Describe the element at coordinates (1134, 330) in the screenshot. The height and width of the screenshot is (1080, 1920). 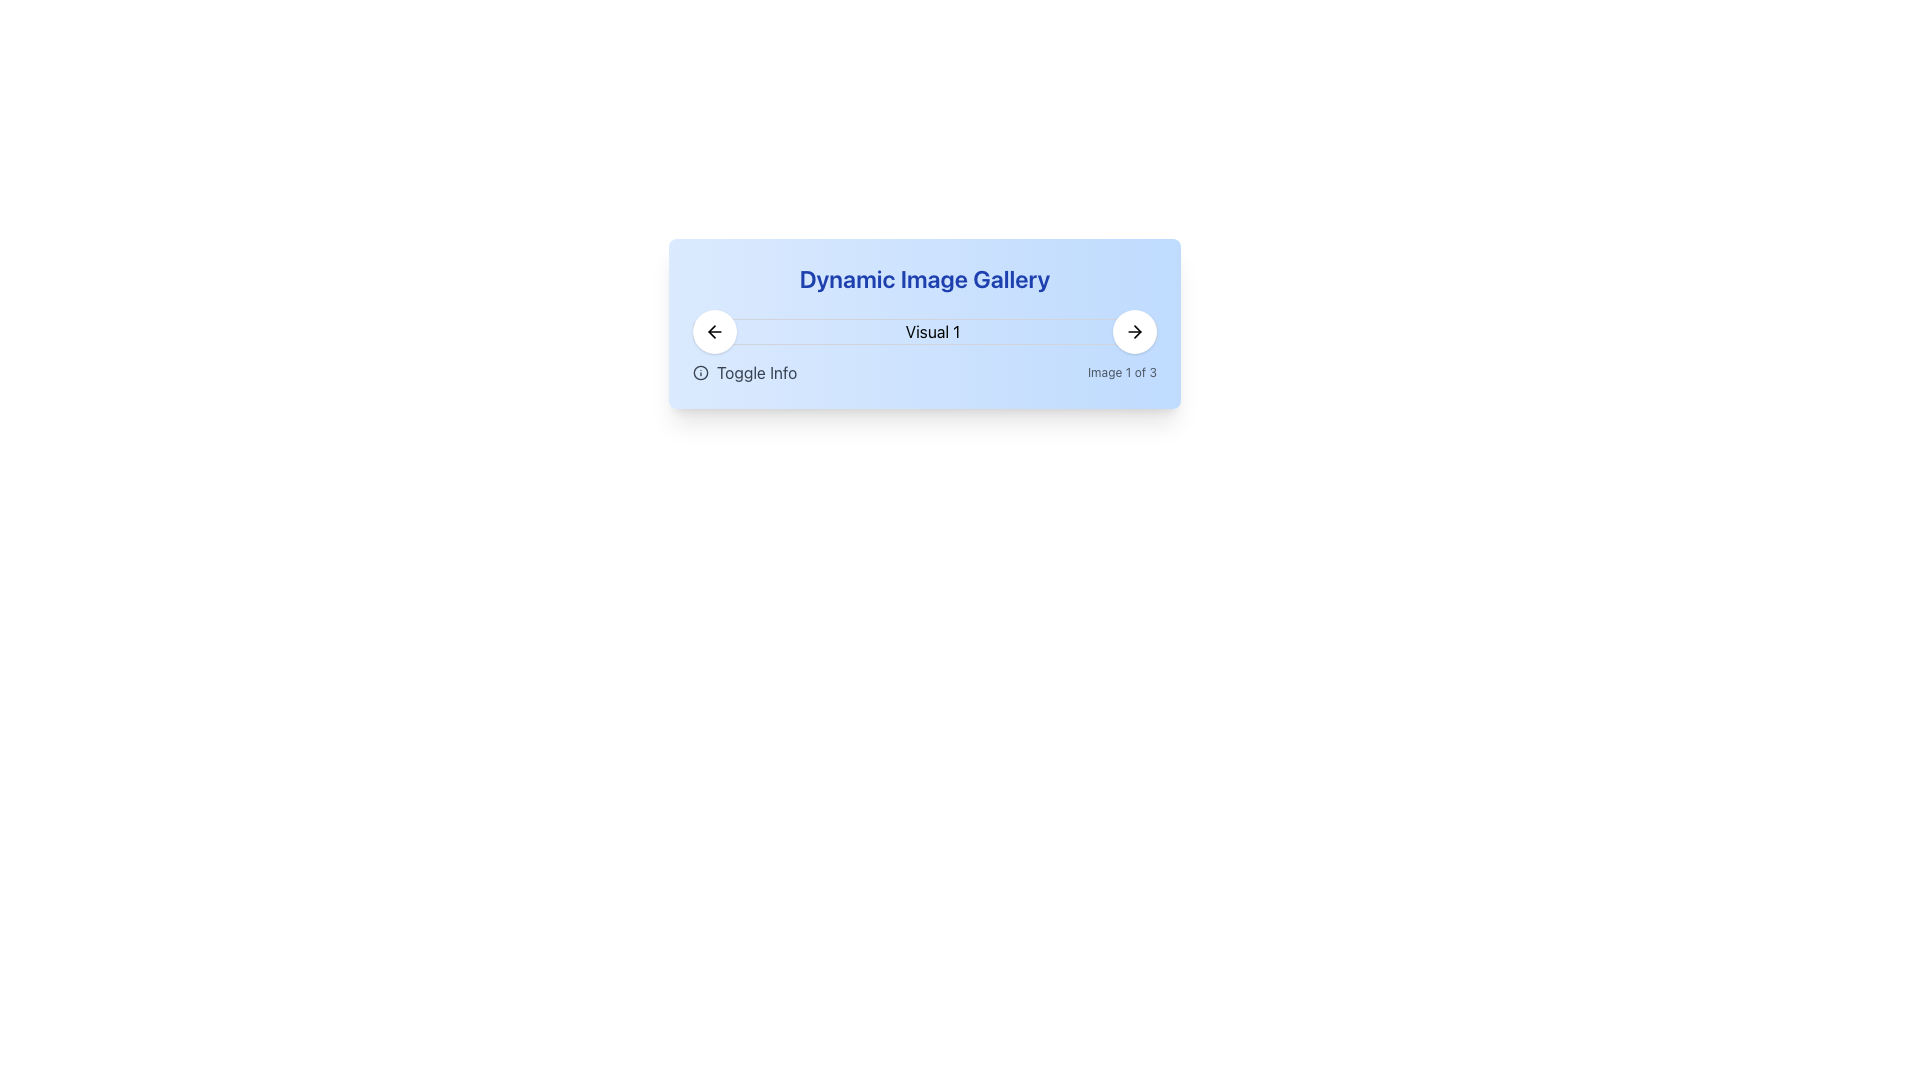
I see `the right-pointing arrow icon located in the rightmost circular button of the navigation group` at that location.